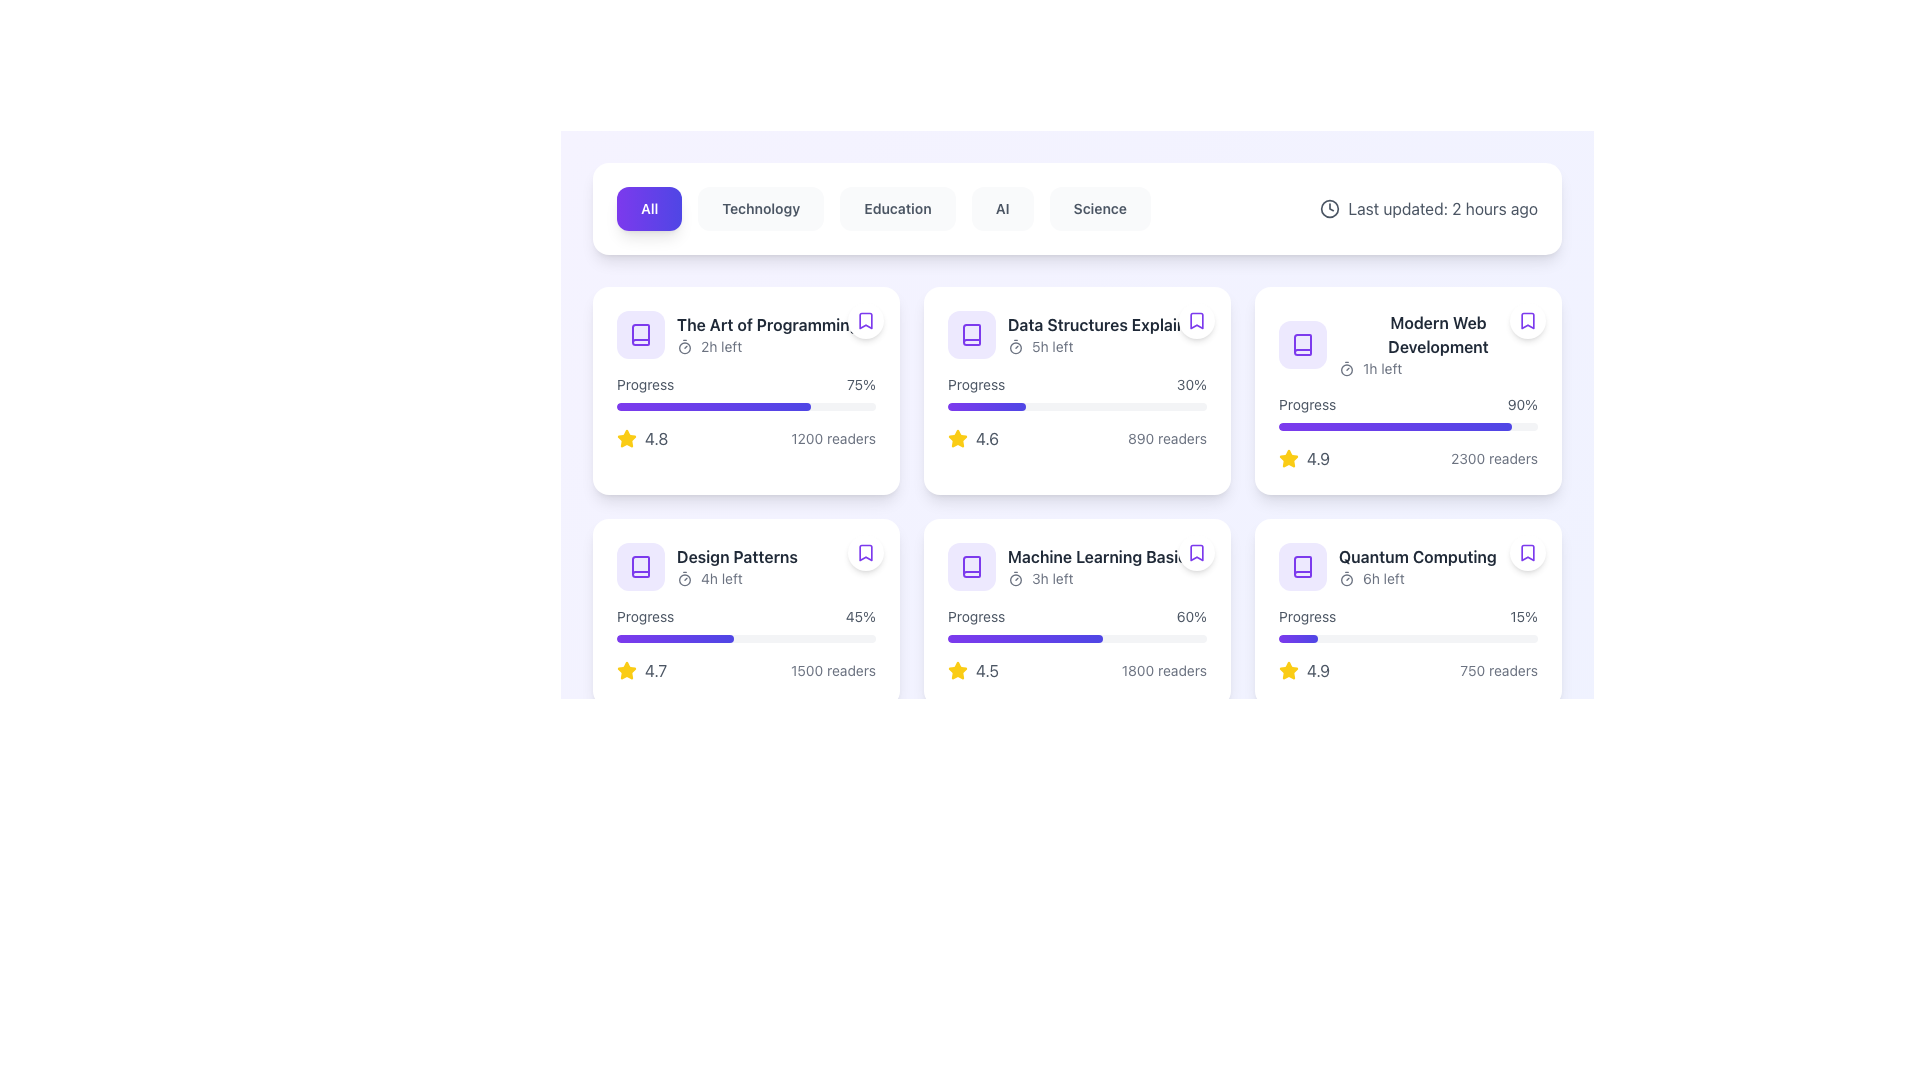  What do you see at coordinates (626, 671) in the screenshot?
I see `the rating icon located within the 'Design Patterns' card block, positioned below the progress bar and to the left of the numeric rating text '4.7'` at bounding box center [626, 671].